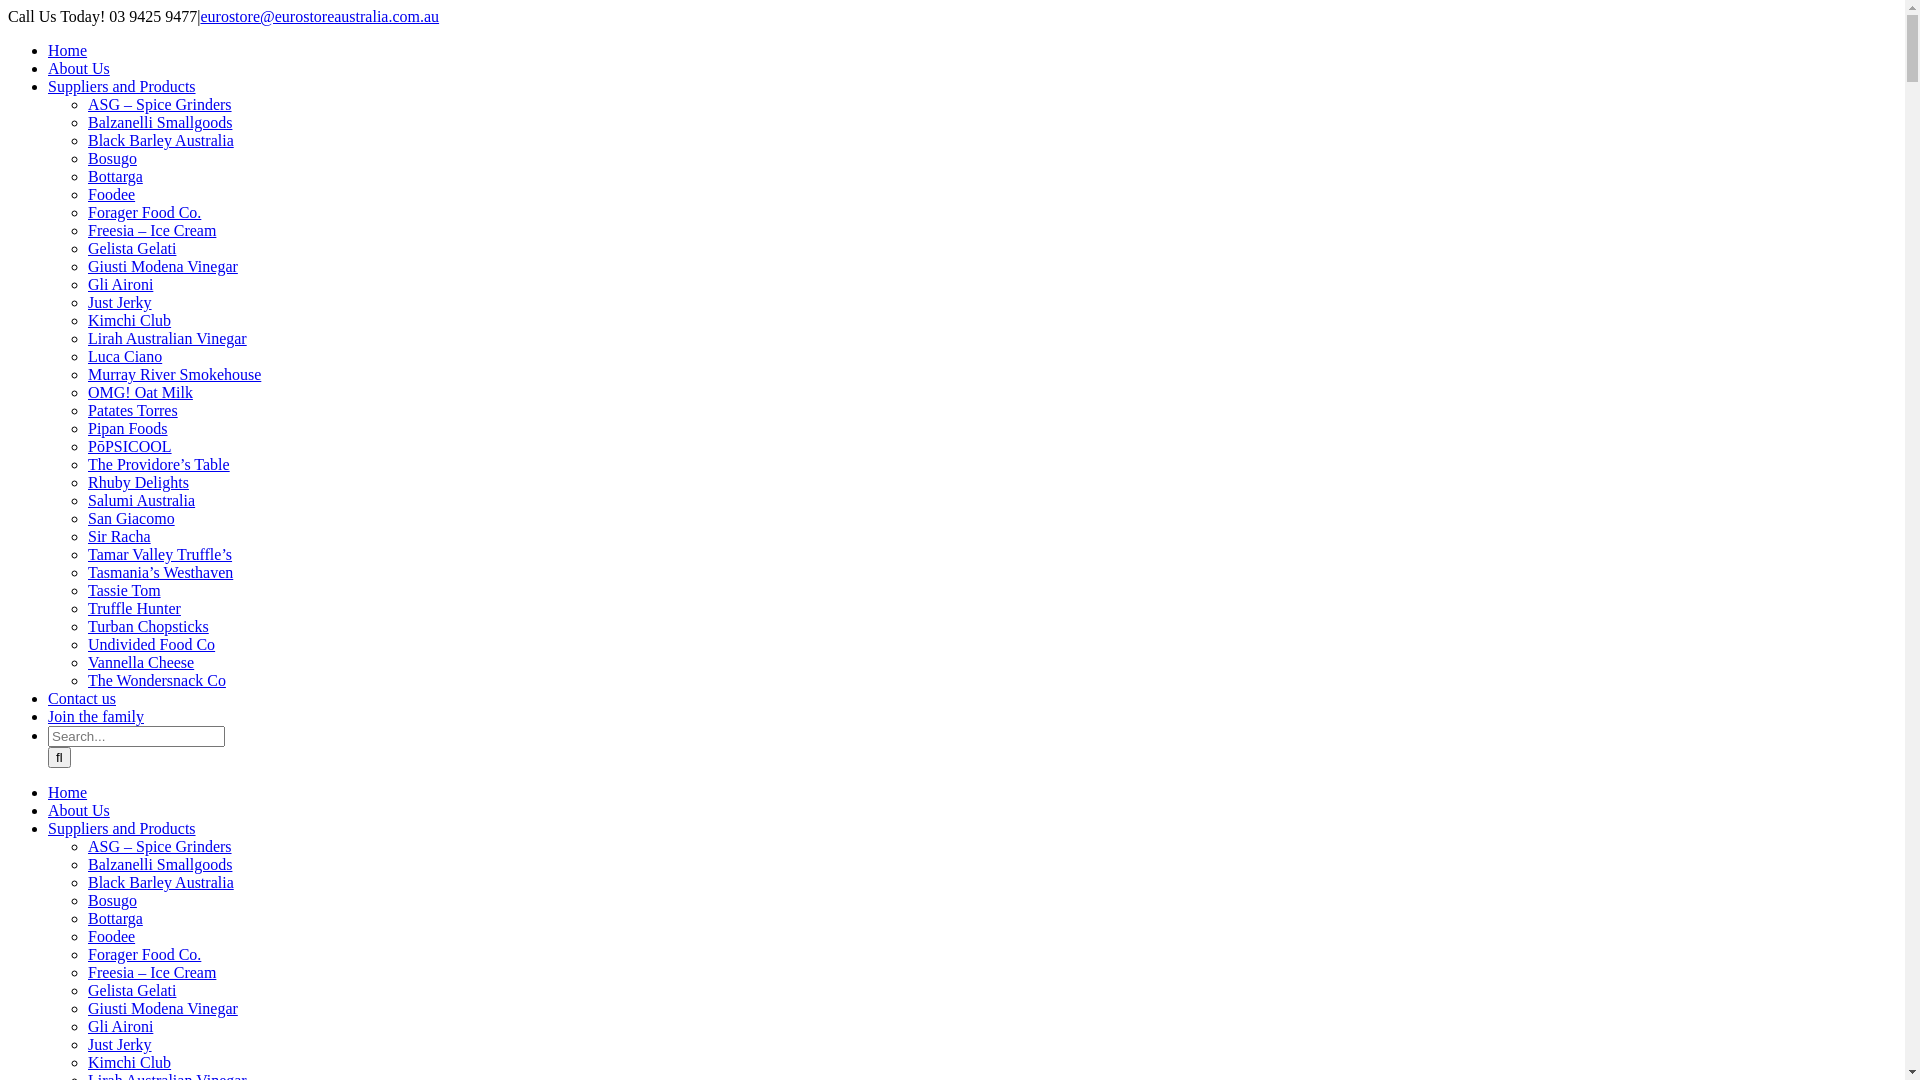  I want to click on 'Rhuby Delights', so click(137, 482).